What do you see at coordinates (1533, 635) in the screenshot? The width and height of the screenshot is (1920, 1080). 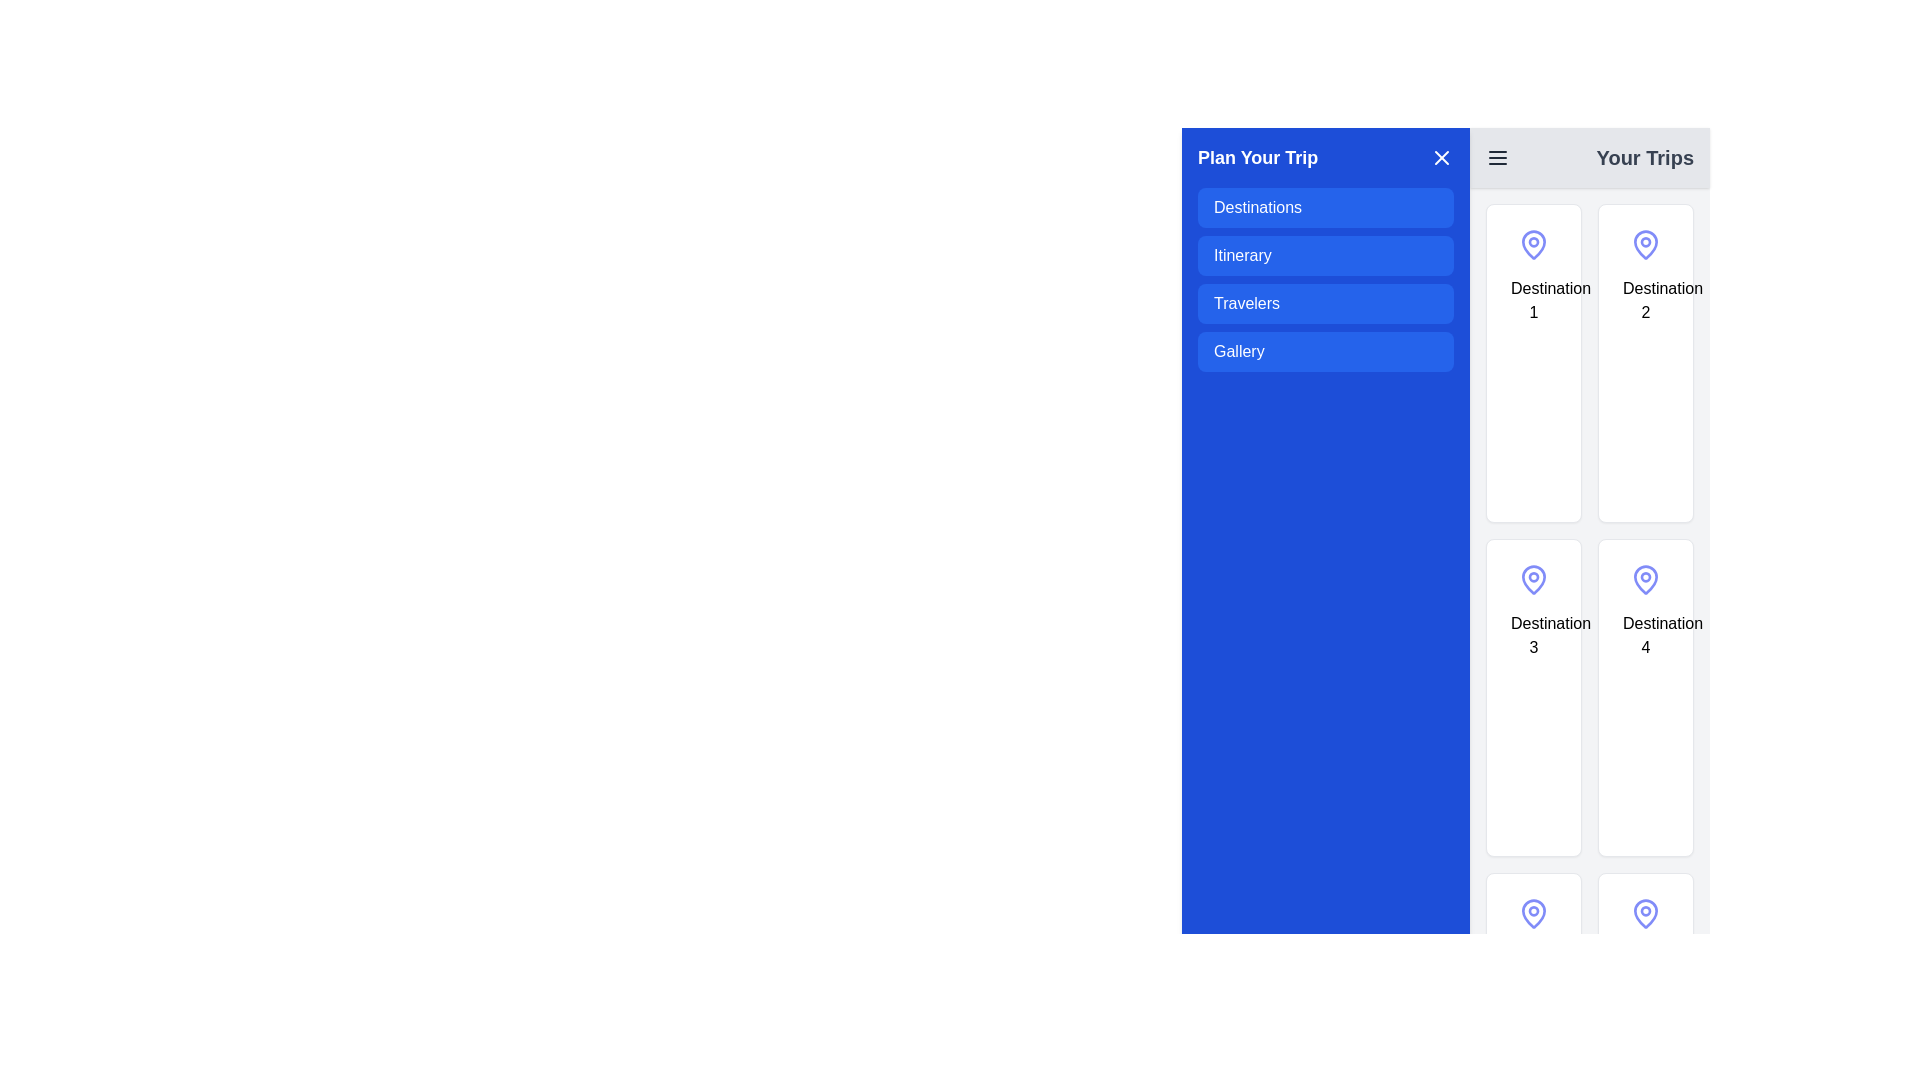 I see `the text label displaying 'Destination 3' located inside a card in the lower-left cell of the grid layout` at bounding box center [1533, 635].